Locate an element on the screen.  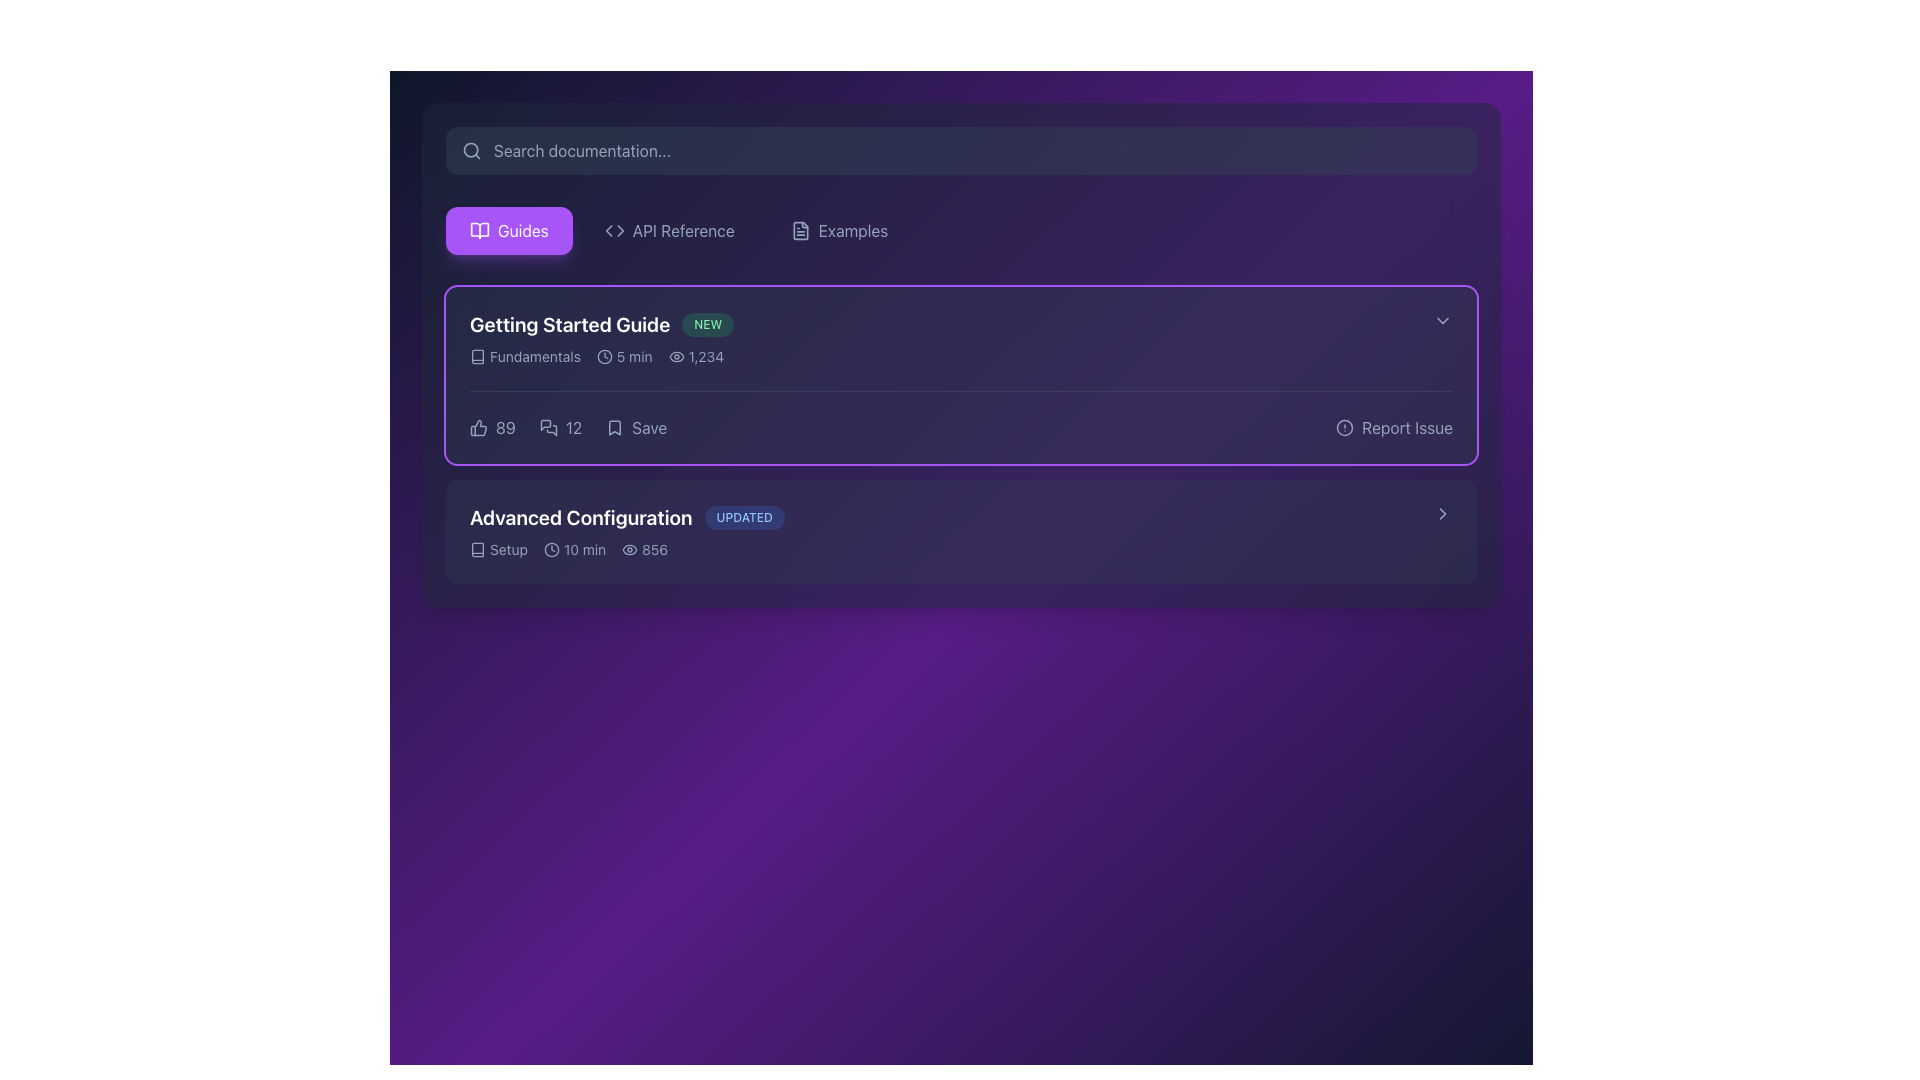
the magnifying glass icon in the top-left corner of the search bar is located at coordinates (470, 149).